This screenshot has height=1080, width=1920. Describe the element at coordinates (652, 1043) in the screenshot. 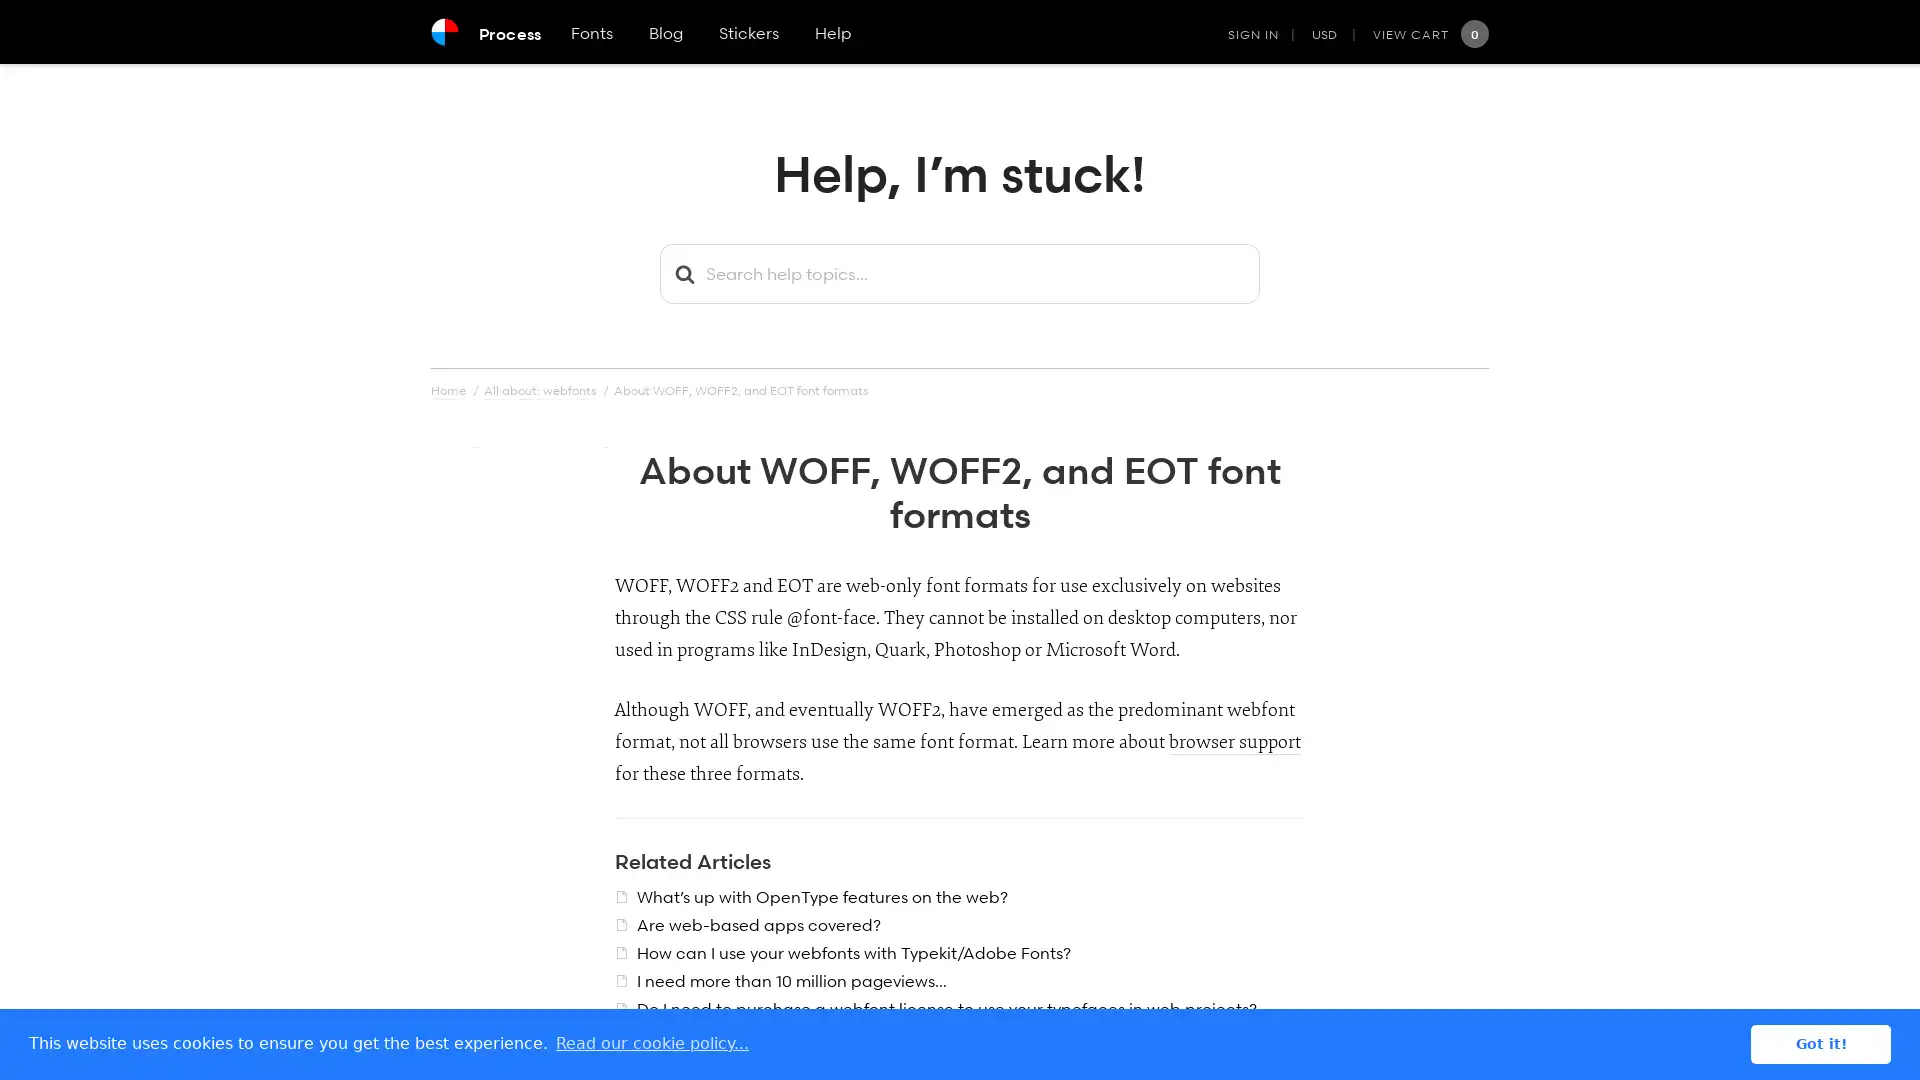

I see `learn more about cookies` at that location.